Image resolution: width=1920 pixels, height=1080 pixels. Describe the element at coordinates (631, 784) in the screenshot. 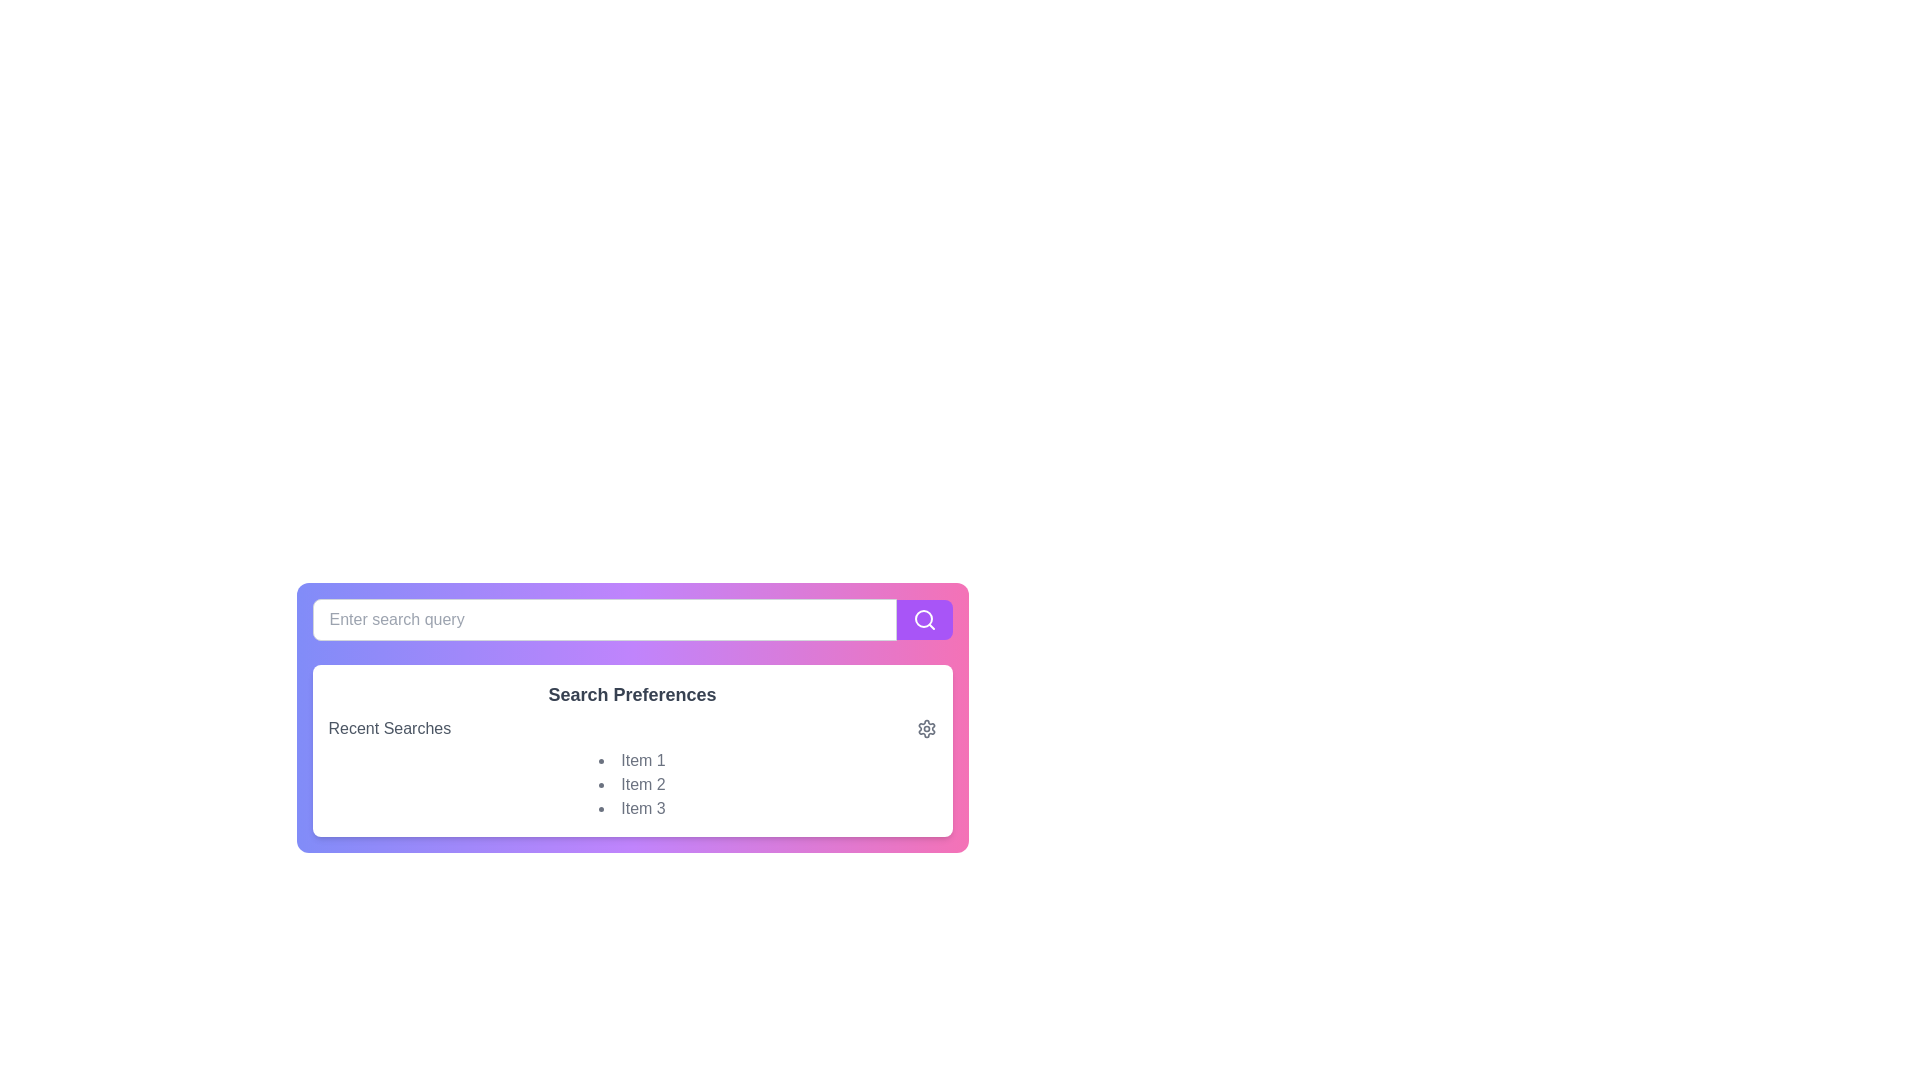

I see `the second list item displaying 'Item 2' in light gray font, which is part of the 'Search Preferences' section` at that location.